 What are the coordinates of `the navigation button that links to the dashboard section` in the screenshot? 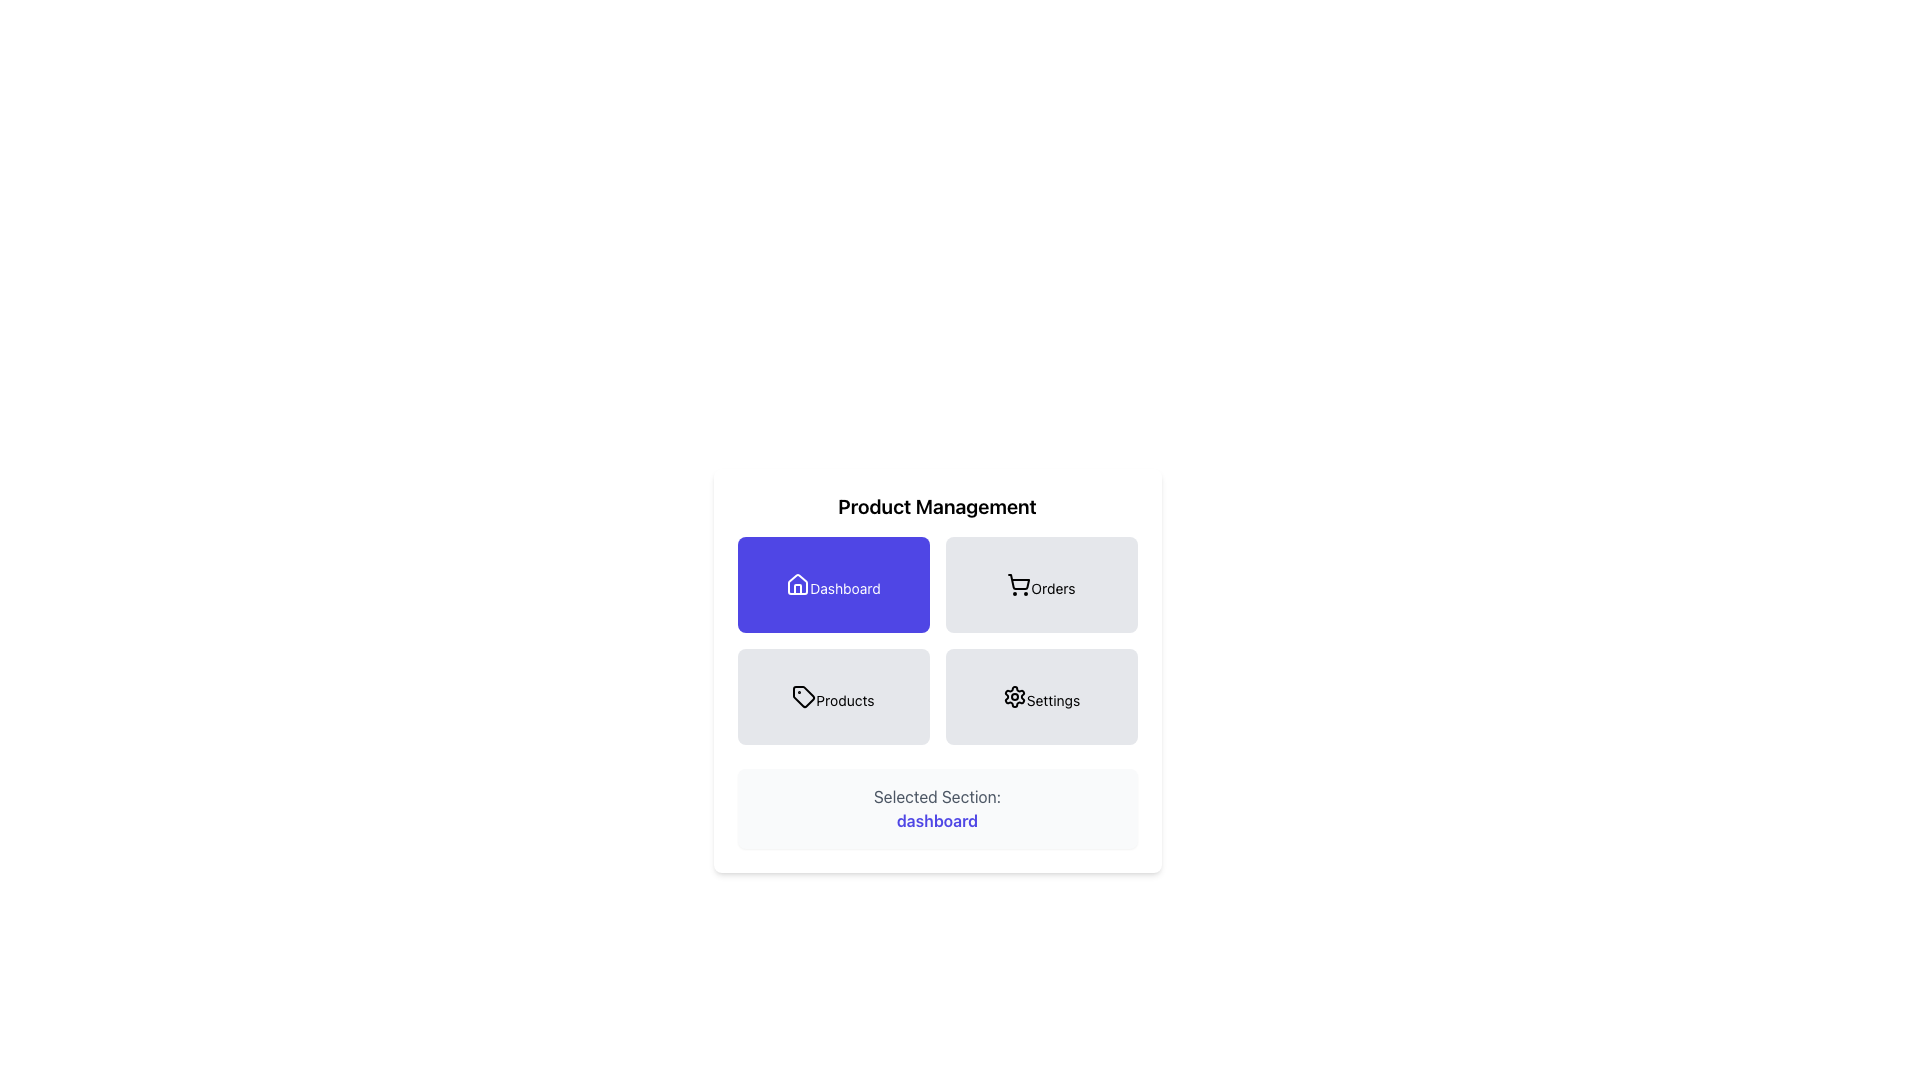 It's located at (833, 585).